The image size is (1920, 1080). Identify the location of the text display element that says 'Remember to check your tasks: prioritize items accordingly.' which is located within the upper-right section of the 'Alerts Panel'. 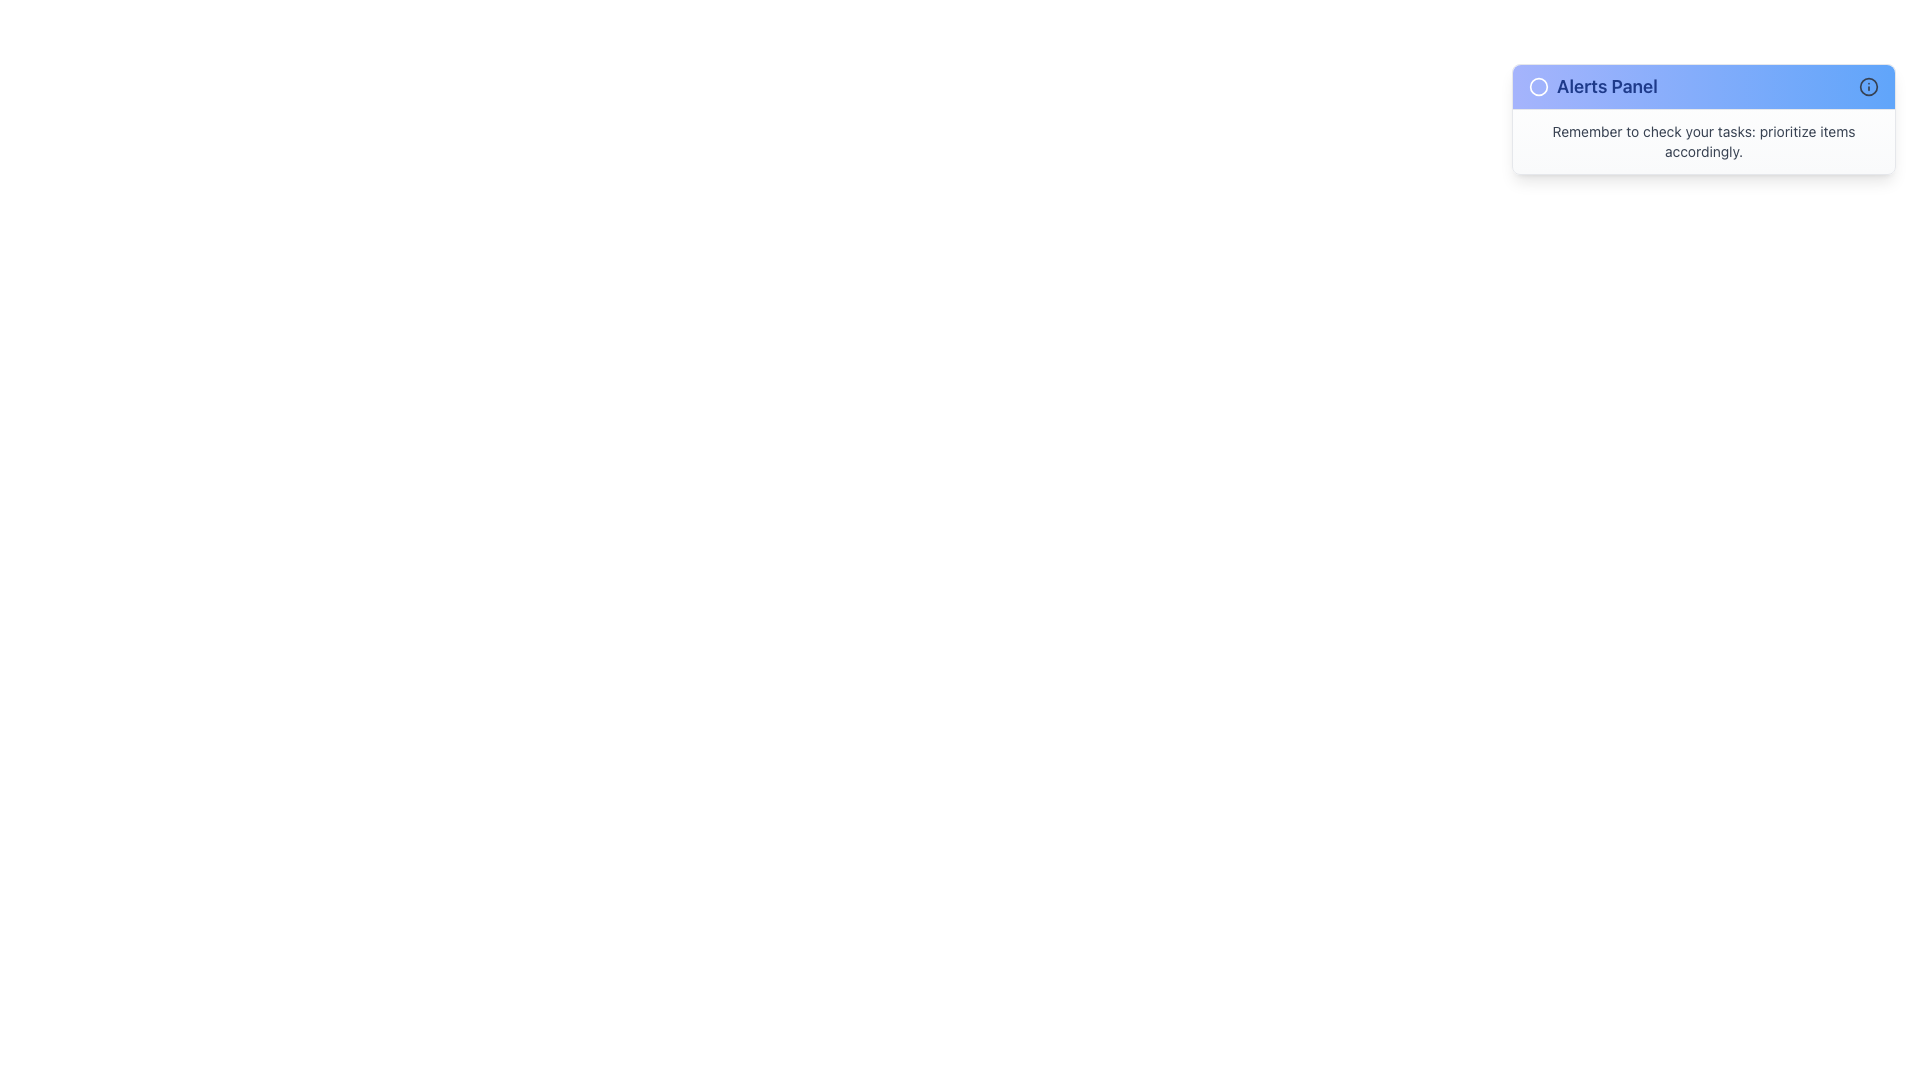
(1703, 141).